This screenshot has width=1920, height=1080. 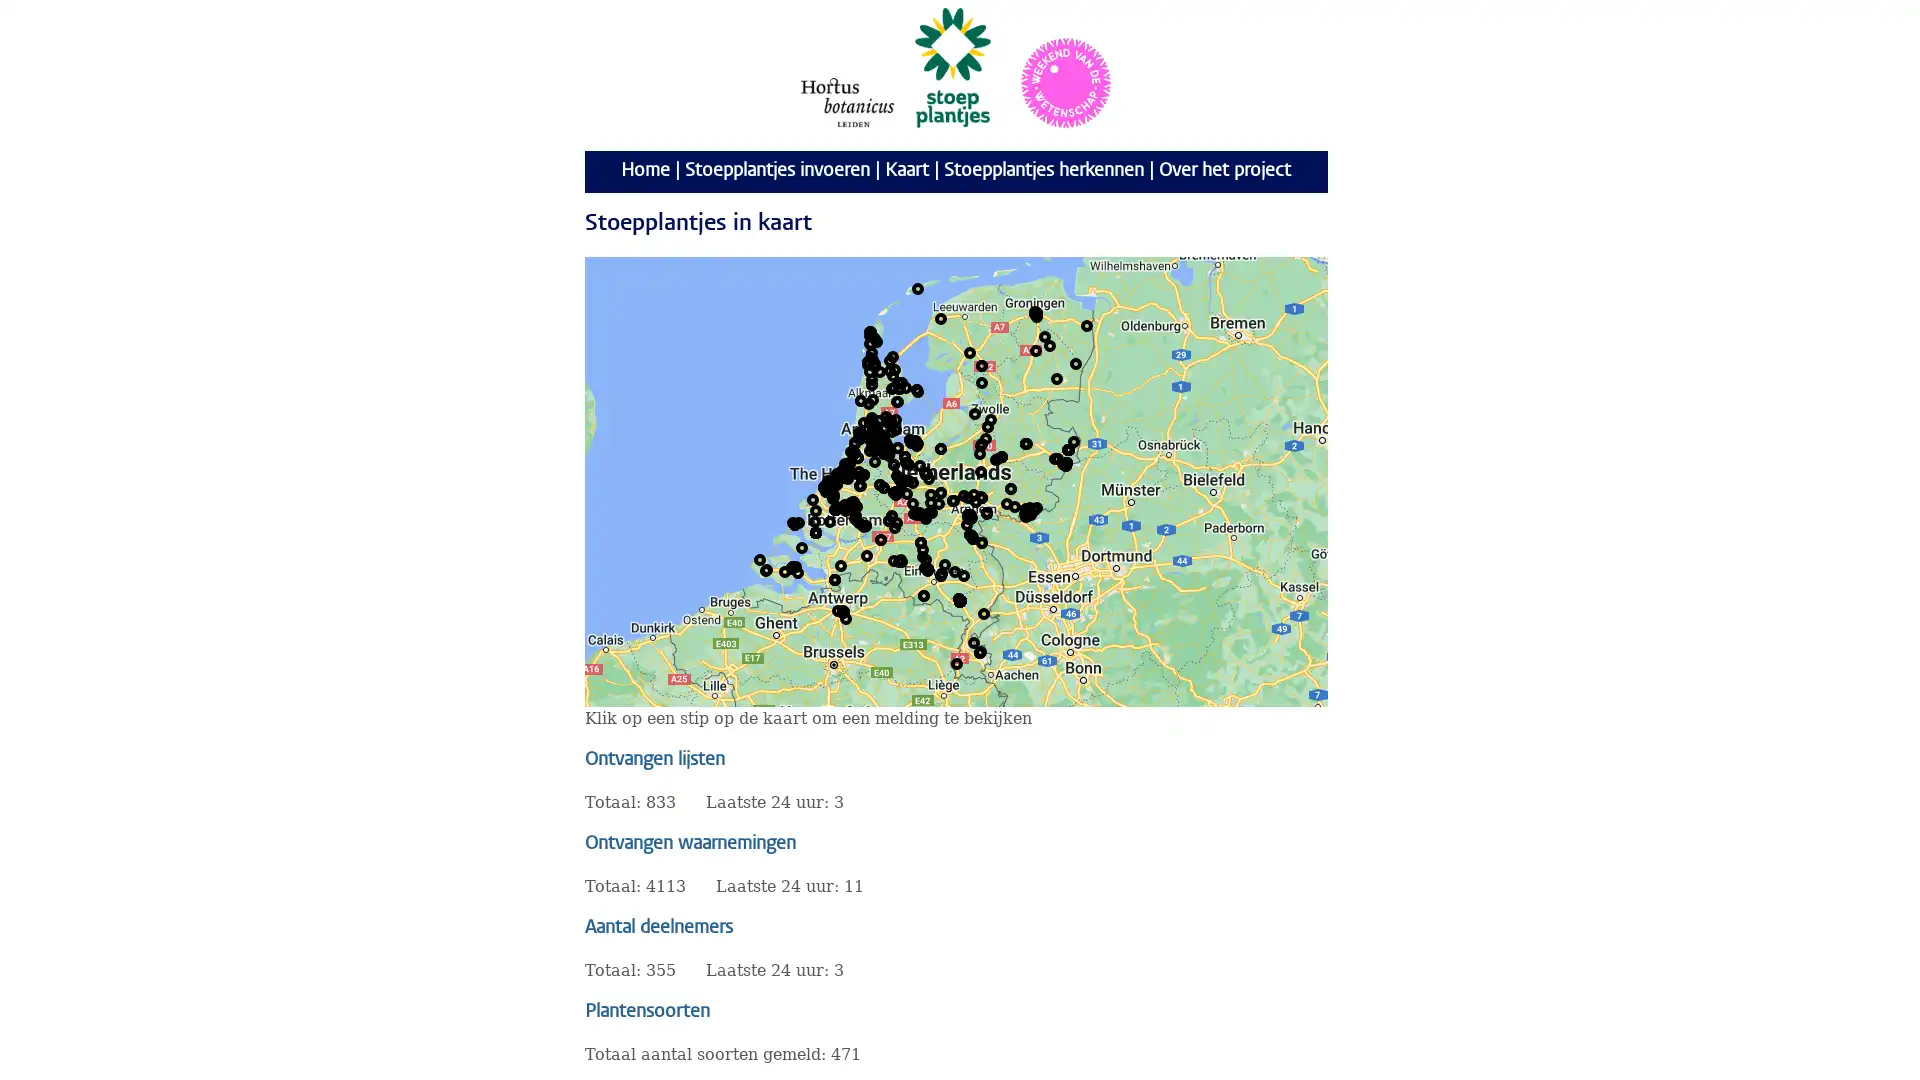 I want to click on Telling van Hailey op 04 oktober 2021, so click(x=1066, y=447).